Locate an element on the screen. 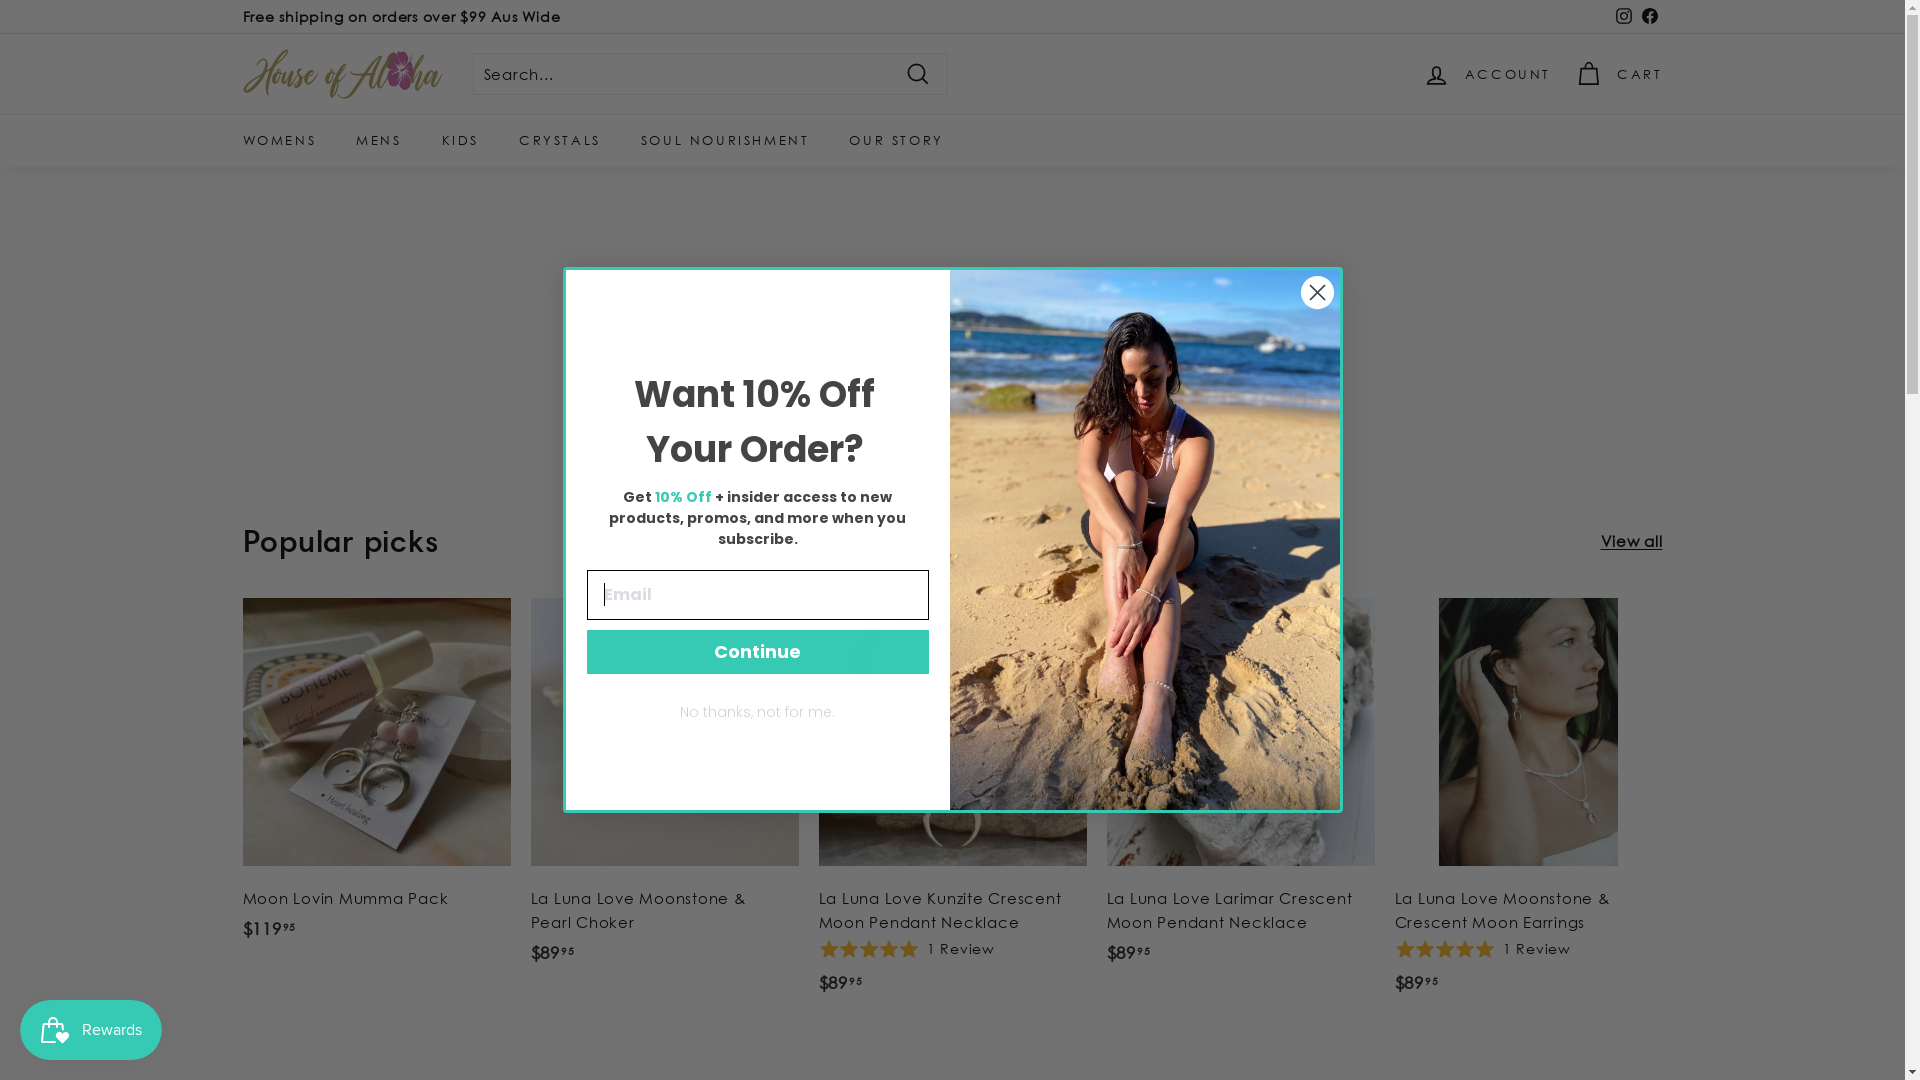 Image resolution: width=1920 pixels, height=1080 pixels. 'ACCOUNT' is located at coordinates (1487, 72).